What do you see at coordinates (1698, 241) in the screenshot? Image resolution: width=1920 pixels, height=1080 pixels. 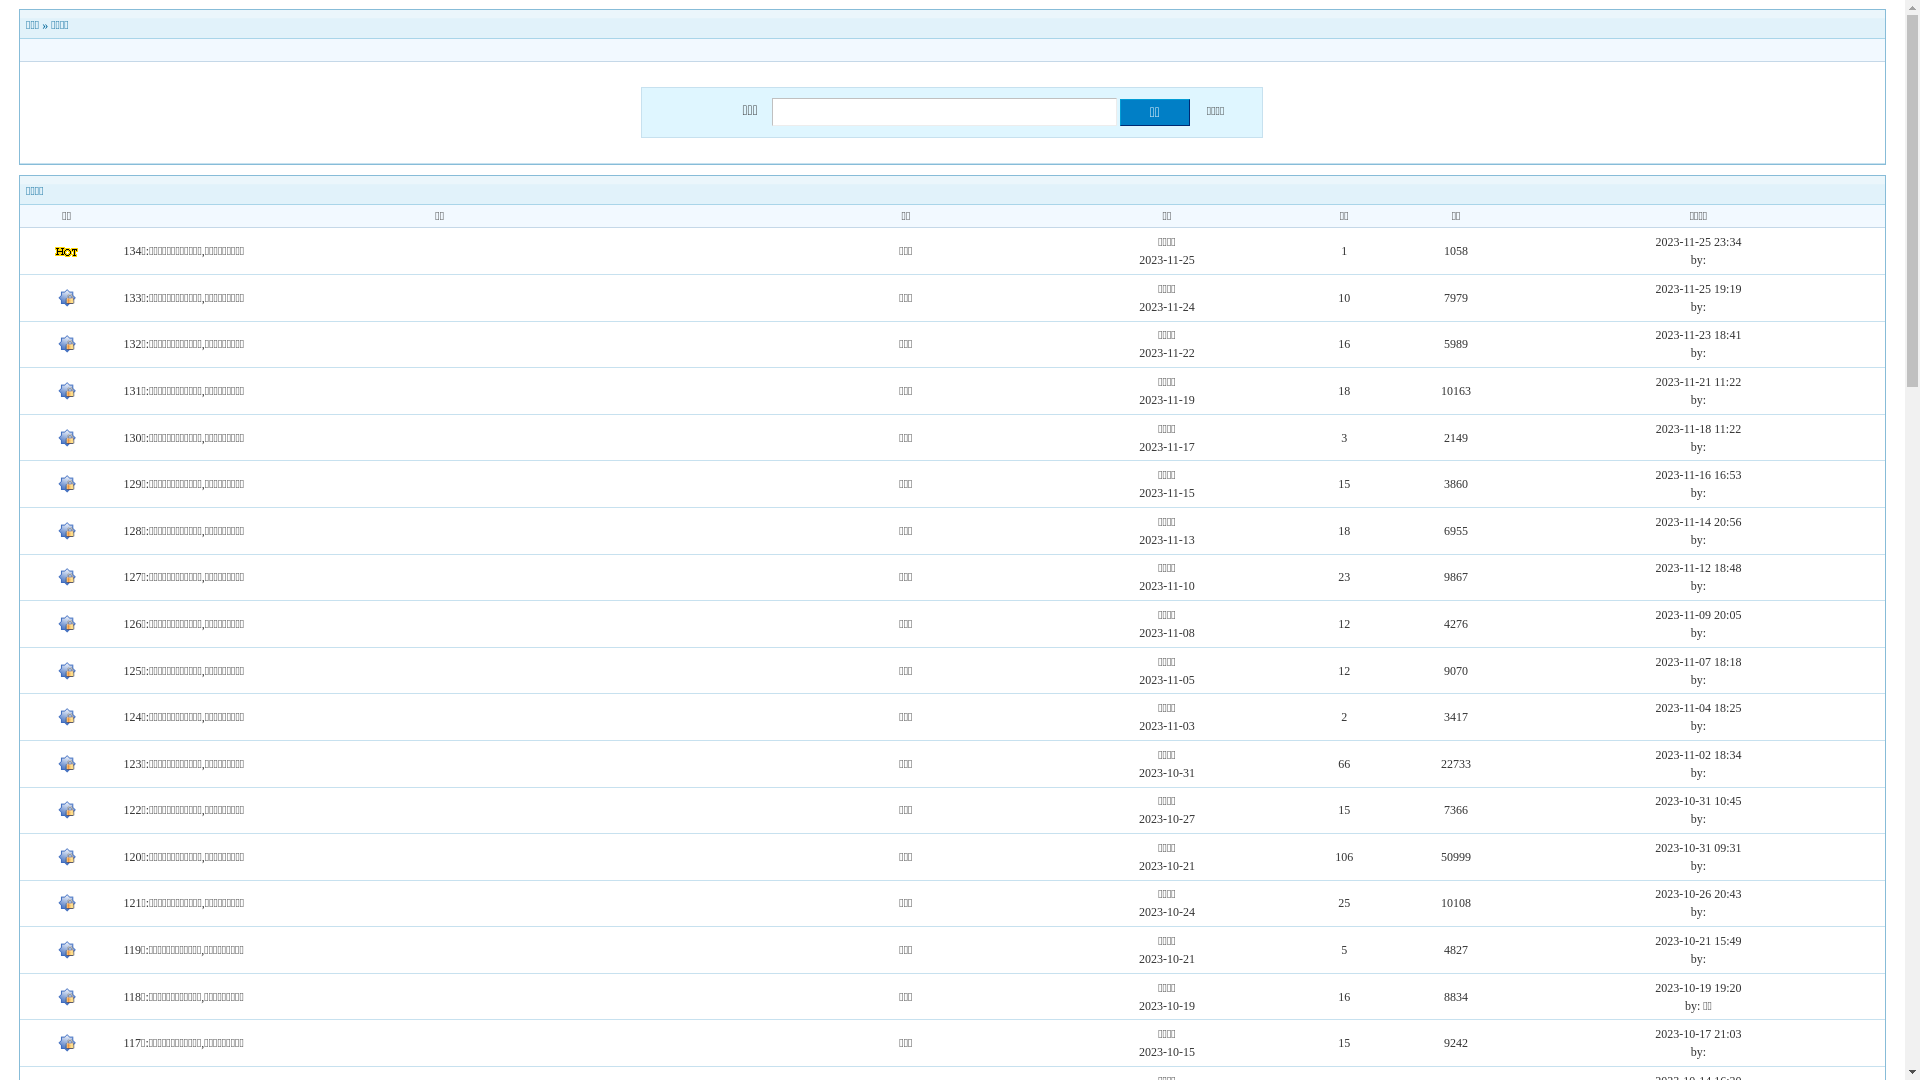 I see `'2023-11-25 23:34'` at bounding box center [1698, 241].